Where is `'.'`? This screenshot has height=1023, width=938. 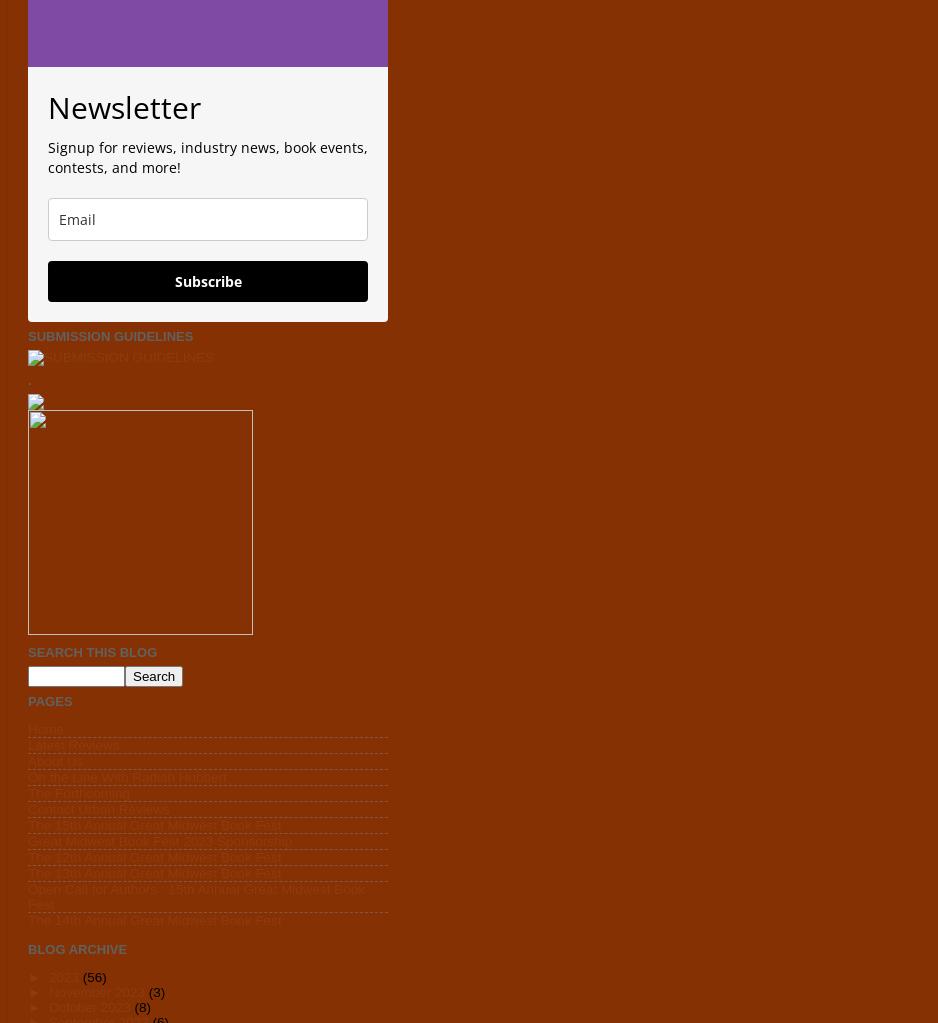
'.' is located at coordinates (29, 378).